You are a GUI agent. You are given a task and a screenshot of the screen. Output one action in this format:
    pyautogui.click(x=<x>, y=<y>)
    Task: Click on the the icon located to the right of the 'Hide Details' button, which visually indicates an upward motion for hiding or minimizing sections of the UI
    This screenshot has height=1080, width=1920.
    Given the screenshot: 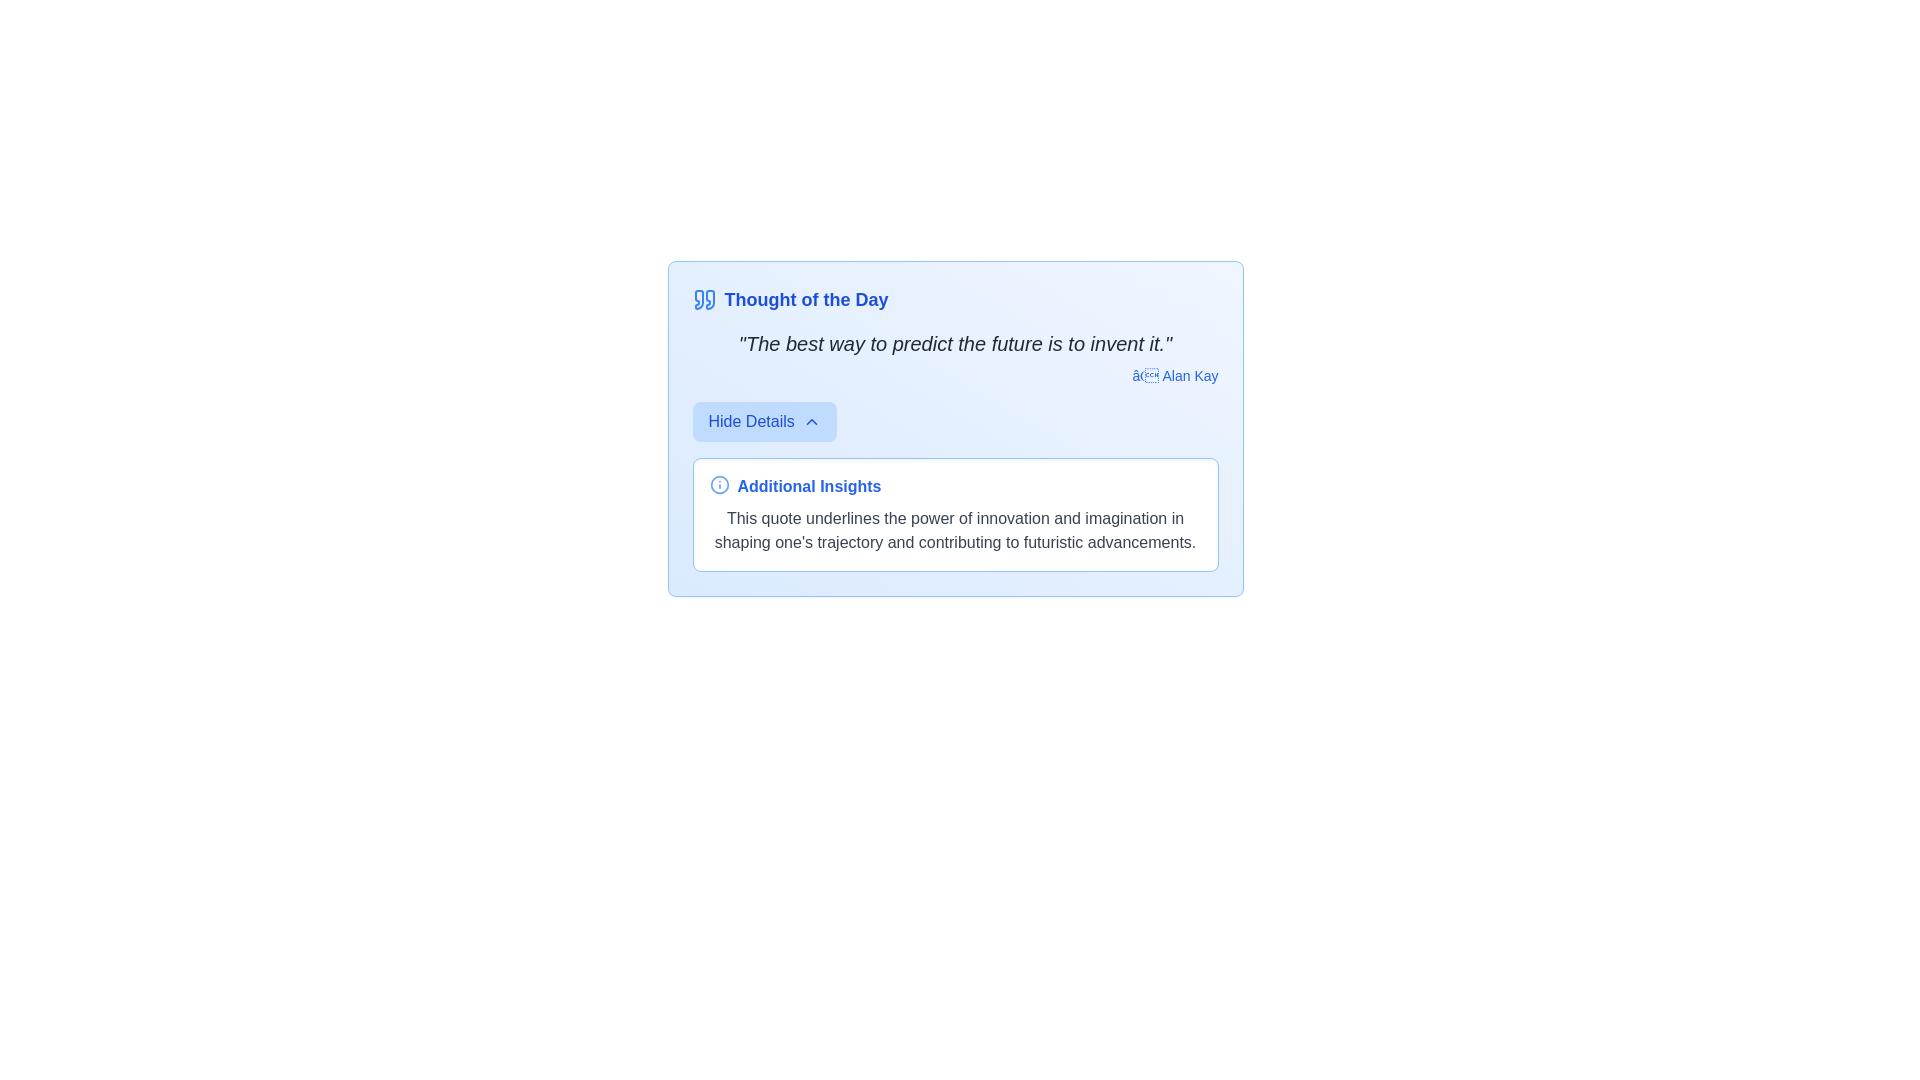 What is the action you would take?
    pyautogui.click(x=811, y=420)
    